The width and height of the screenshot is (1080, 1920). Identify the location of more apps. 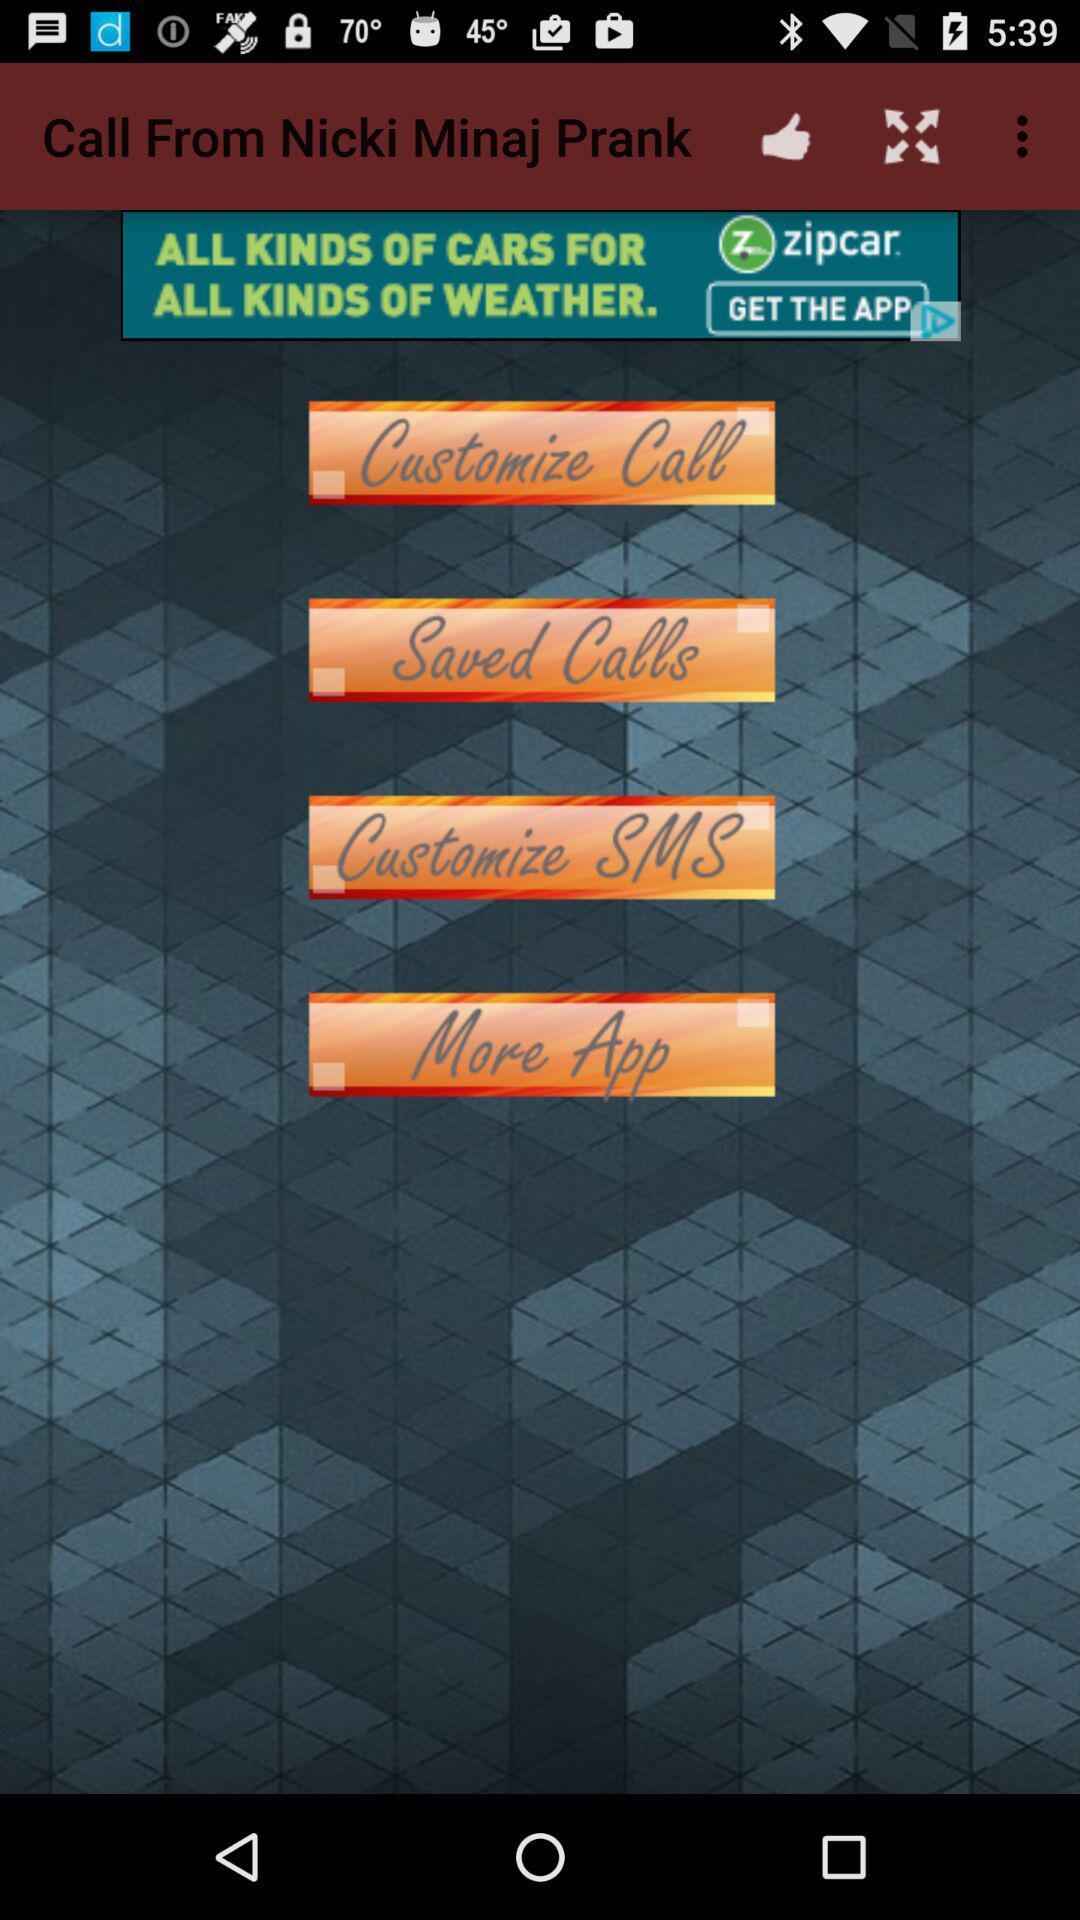
(540, 1043).